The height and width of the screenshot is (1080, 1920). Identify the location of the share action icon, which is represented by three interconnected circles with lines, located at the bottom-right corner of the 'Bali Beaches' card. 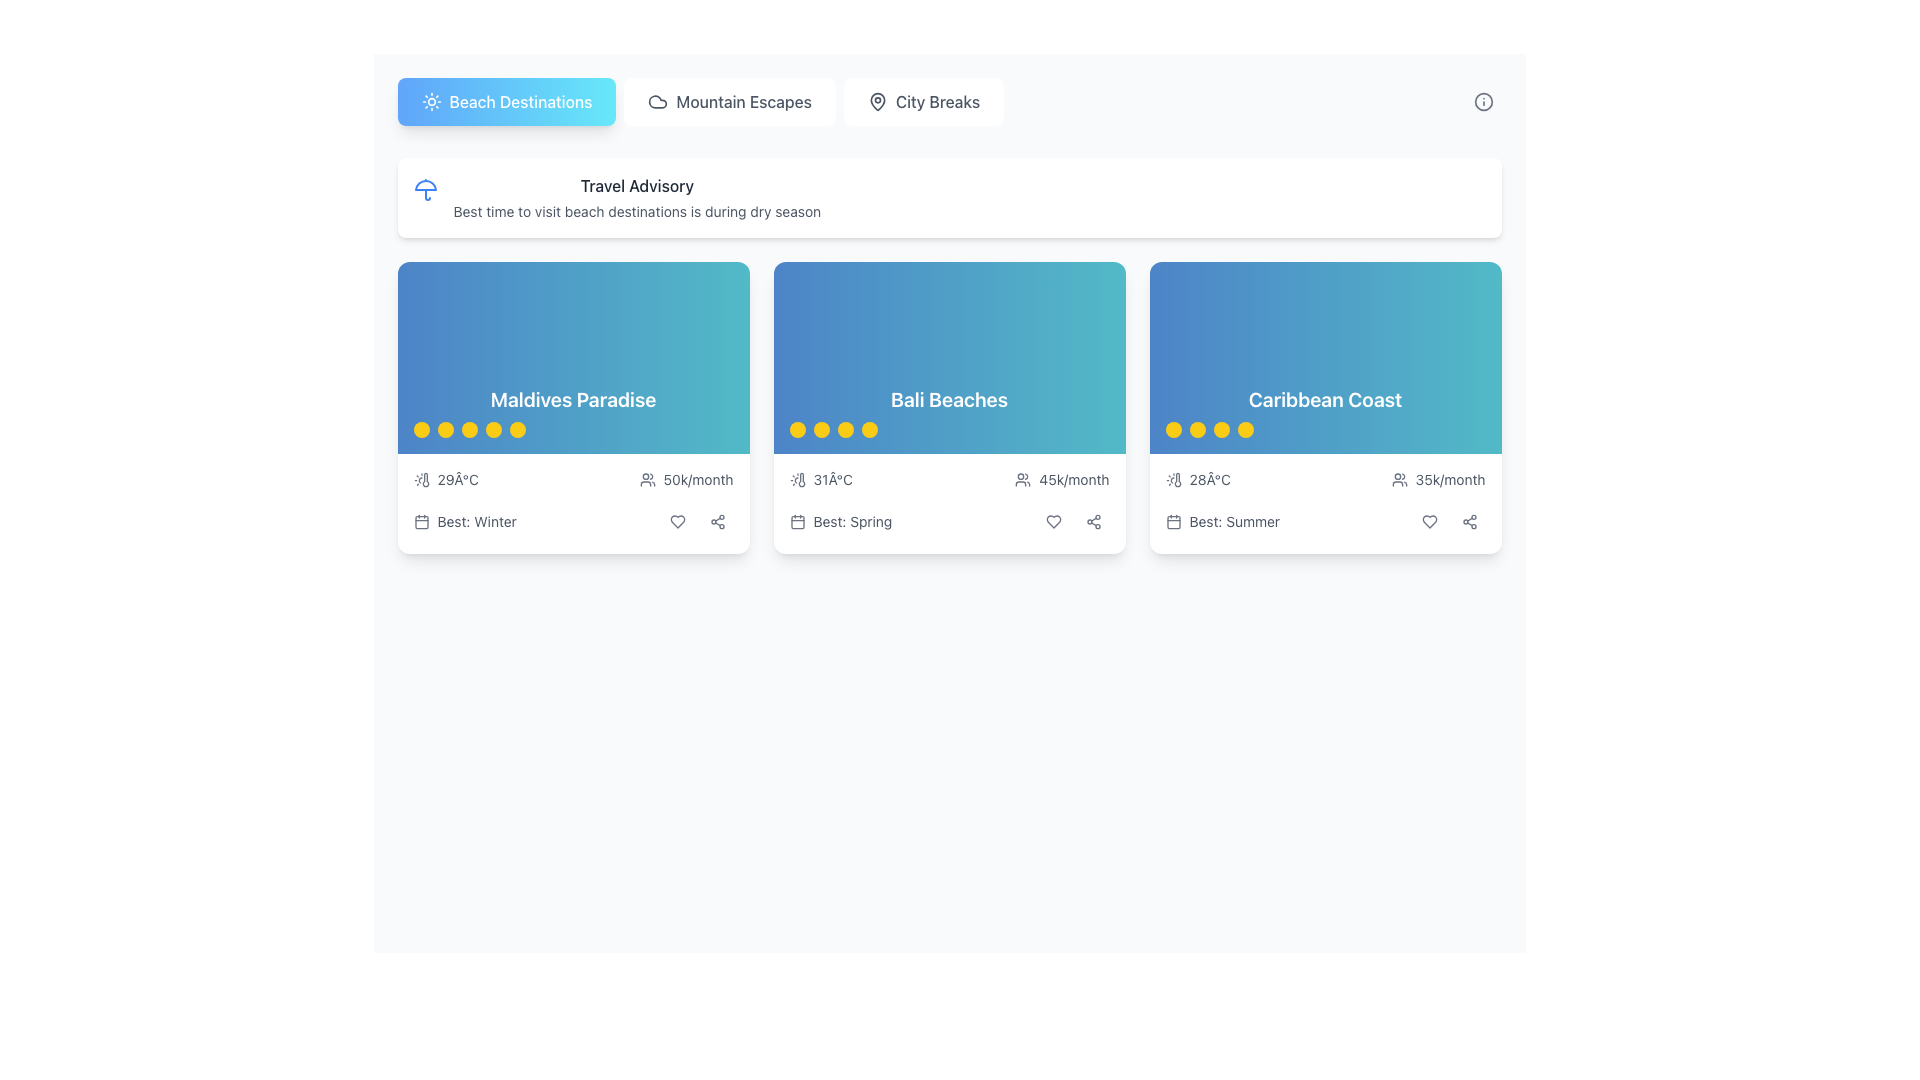
(1092, 520).